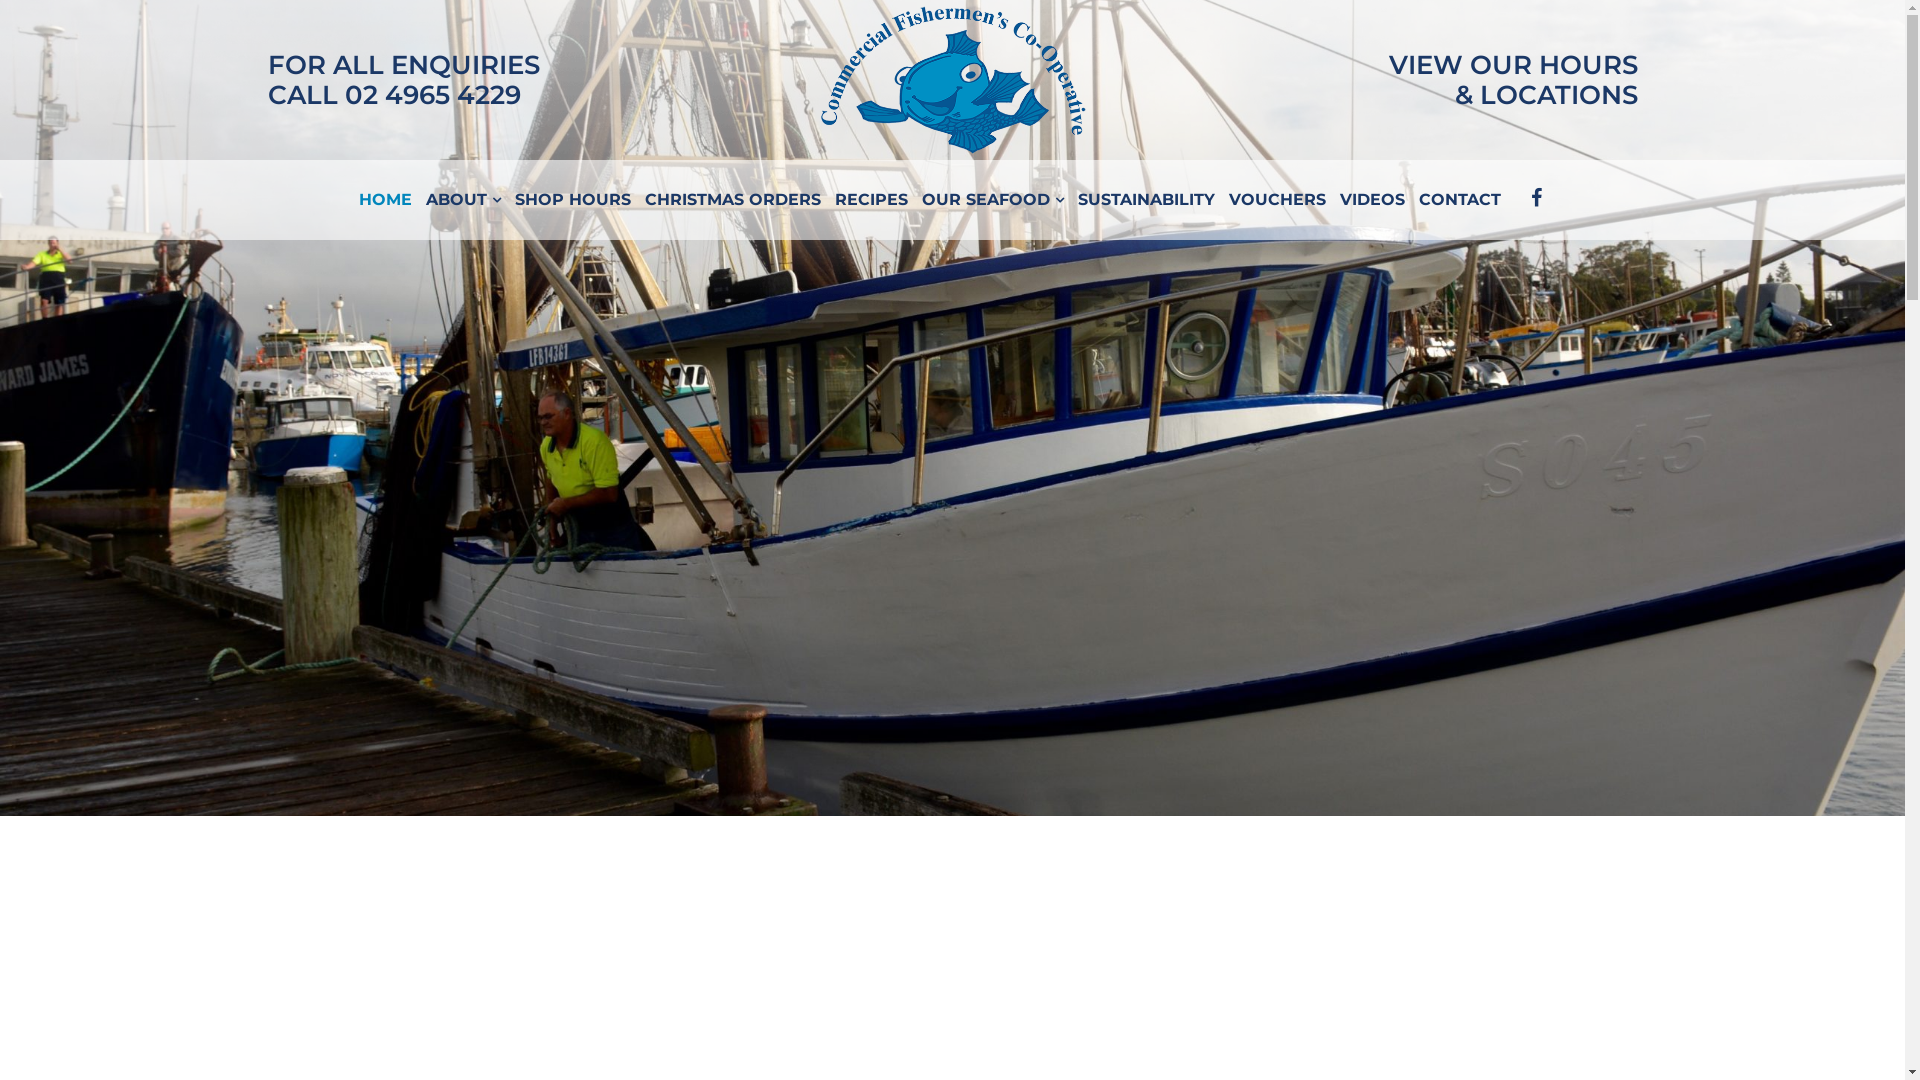  Describe the element at coordinates (385, 200) in the screenshot. I see `'HOME'` at that location.